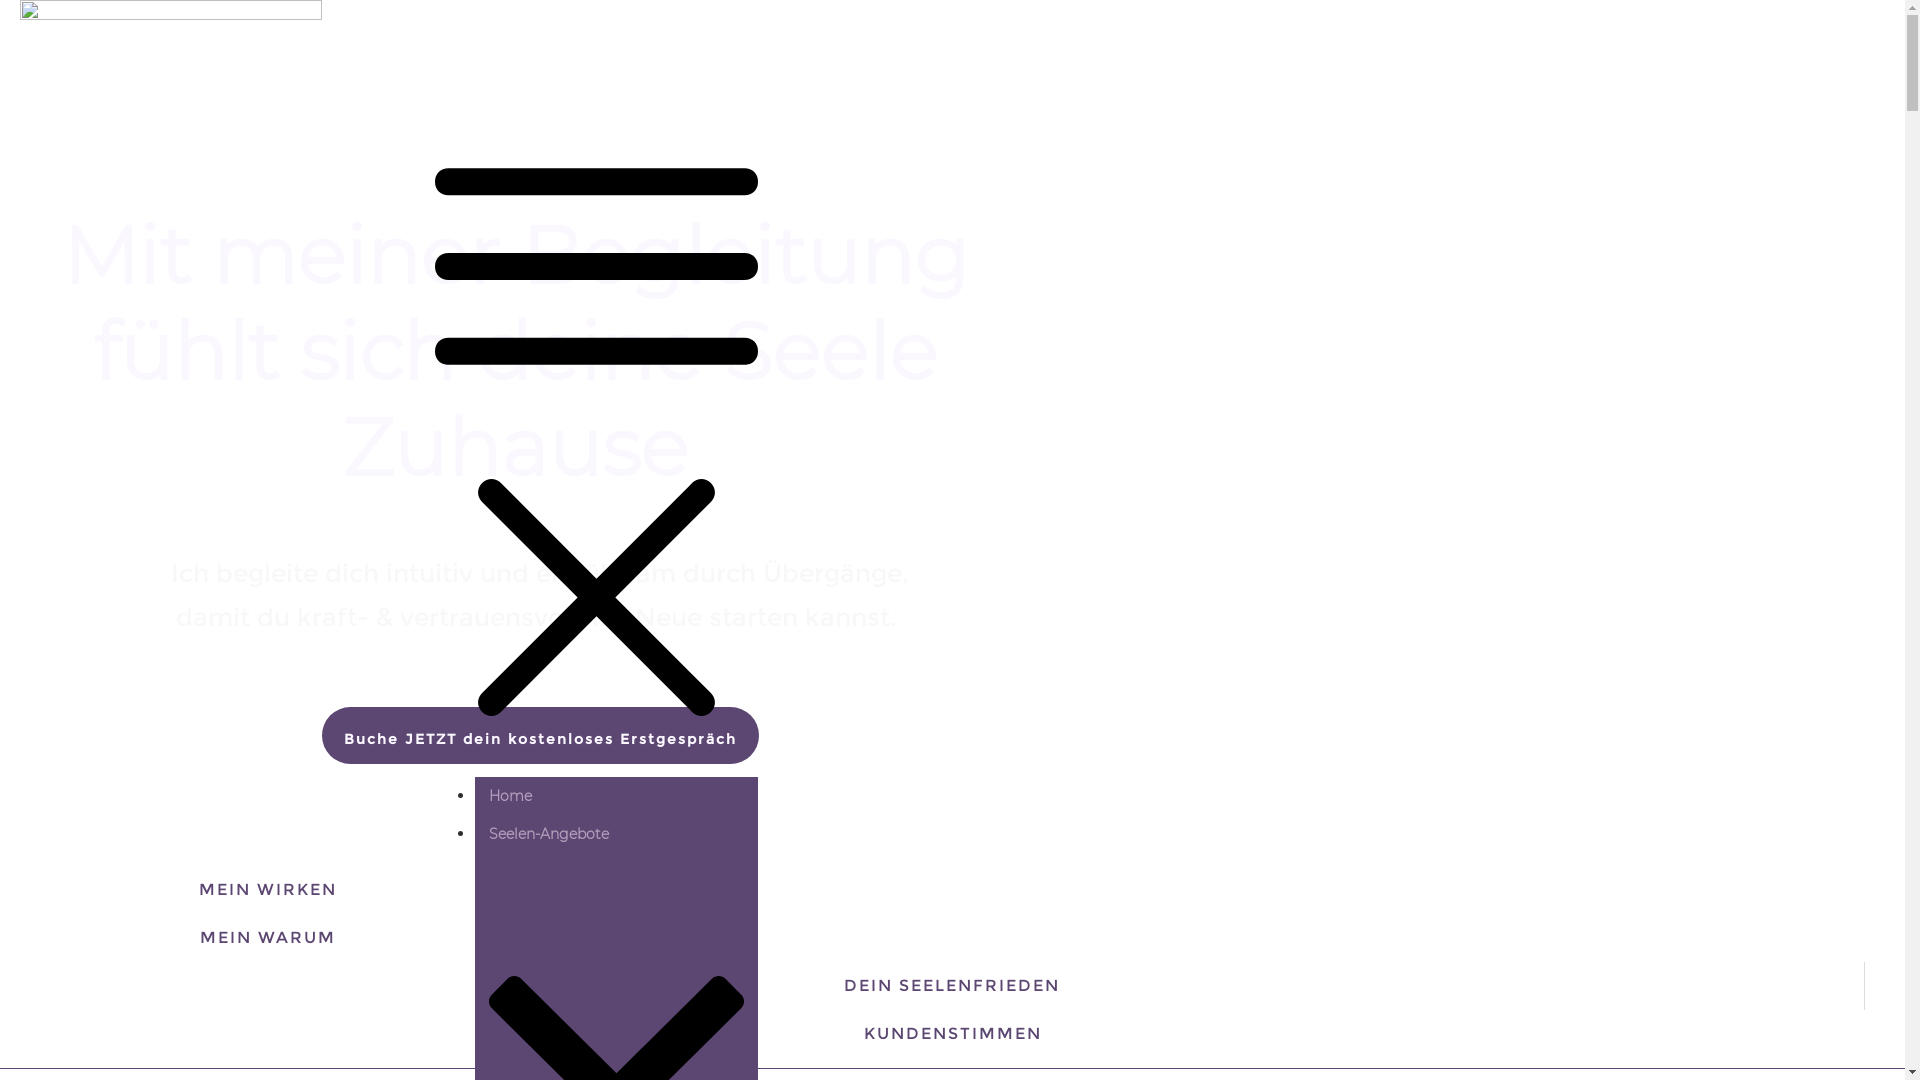  Describe the element at coordinates (952, 1033) in the screenshot. I see `'KUNDENSTIMMEN'` at that location.